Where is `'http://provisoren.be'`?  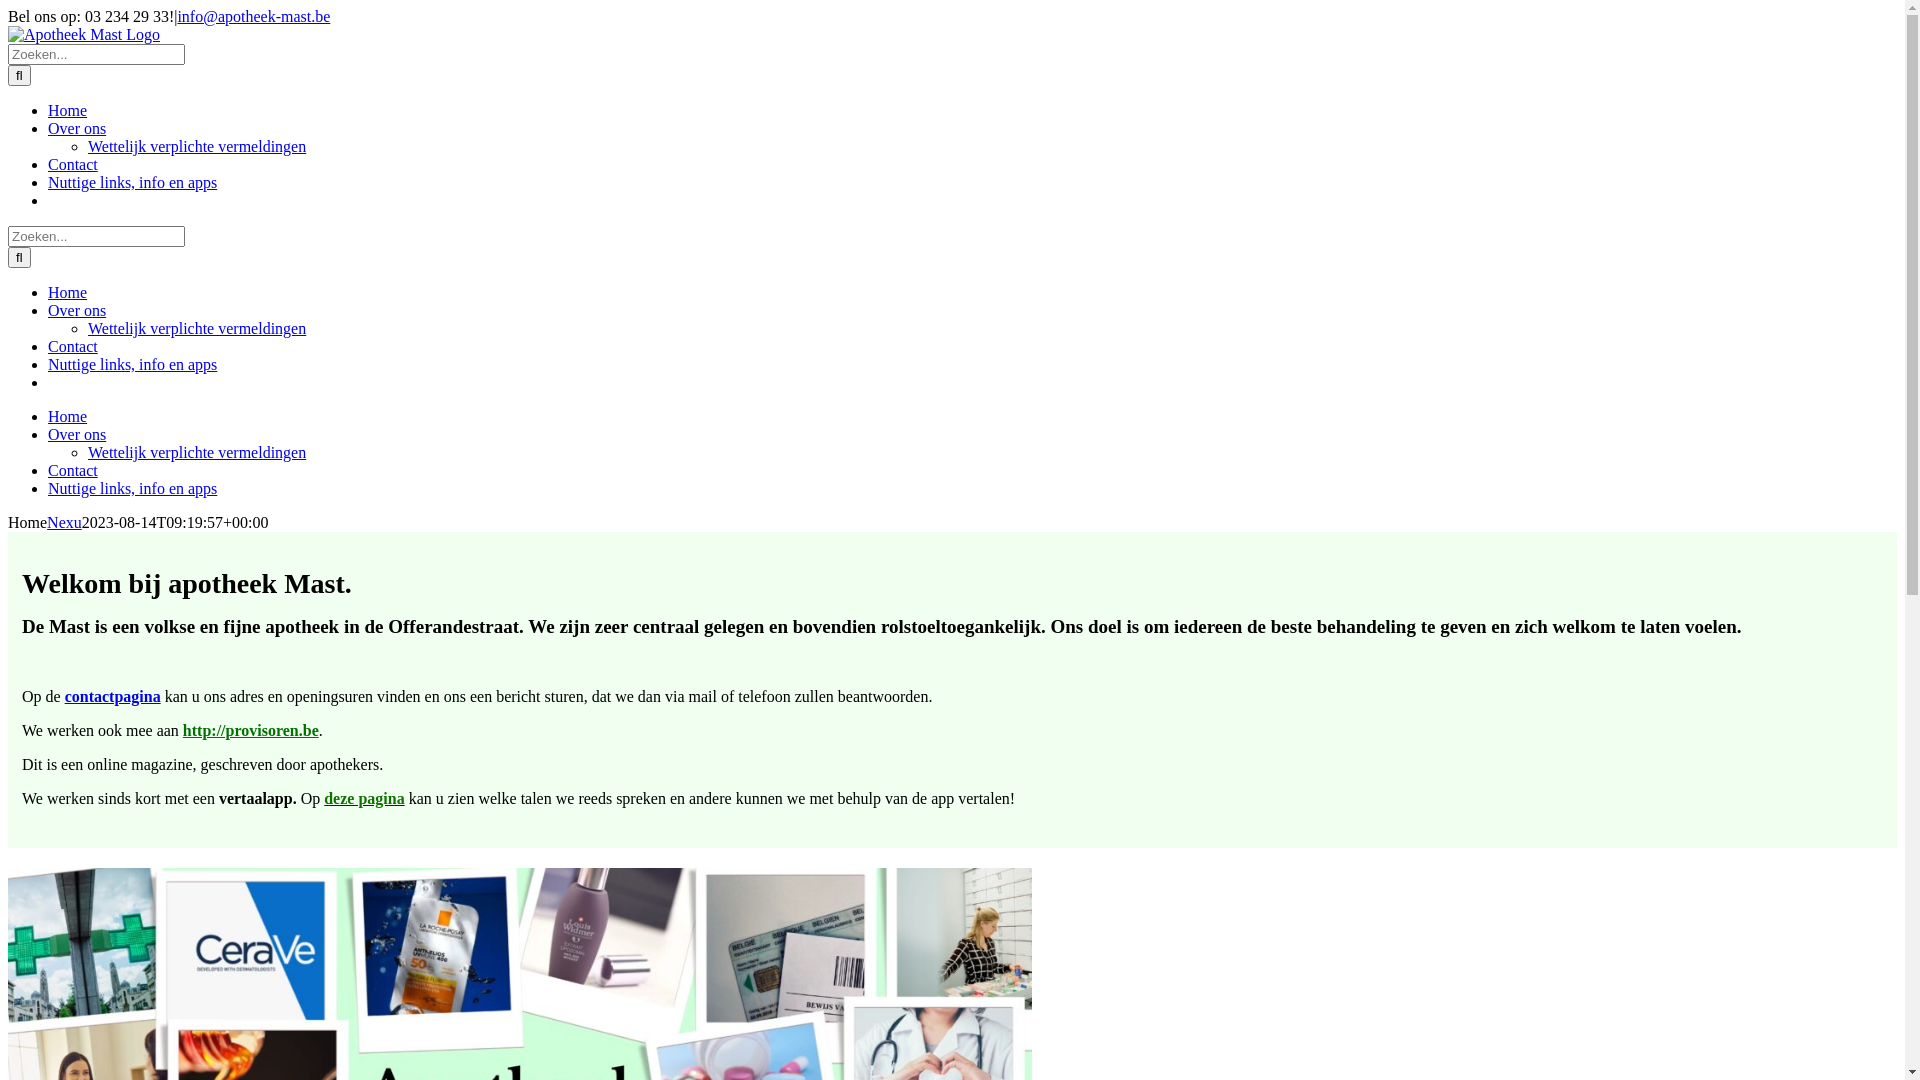 'http://provisoren.be' is located at coordinates (249, 730).